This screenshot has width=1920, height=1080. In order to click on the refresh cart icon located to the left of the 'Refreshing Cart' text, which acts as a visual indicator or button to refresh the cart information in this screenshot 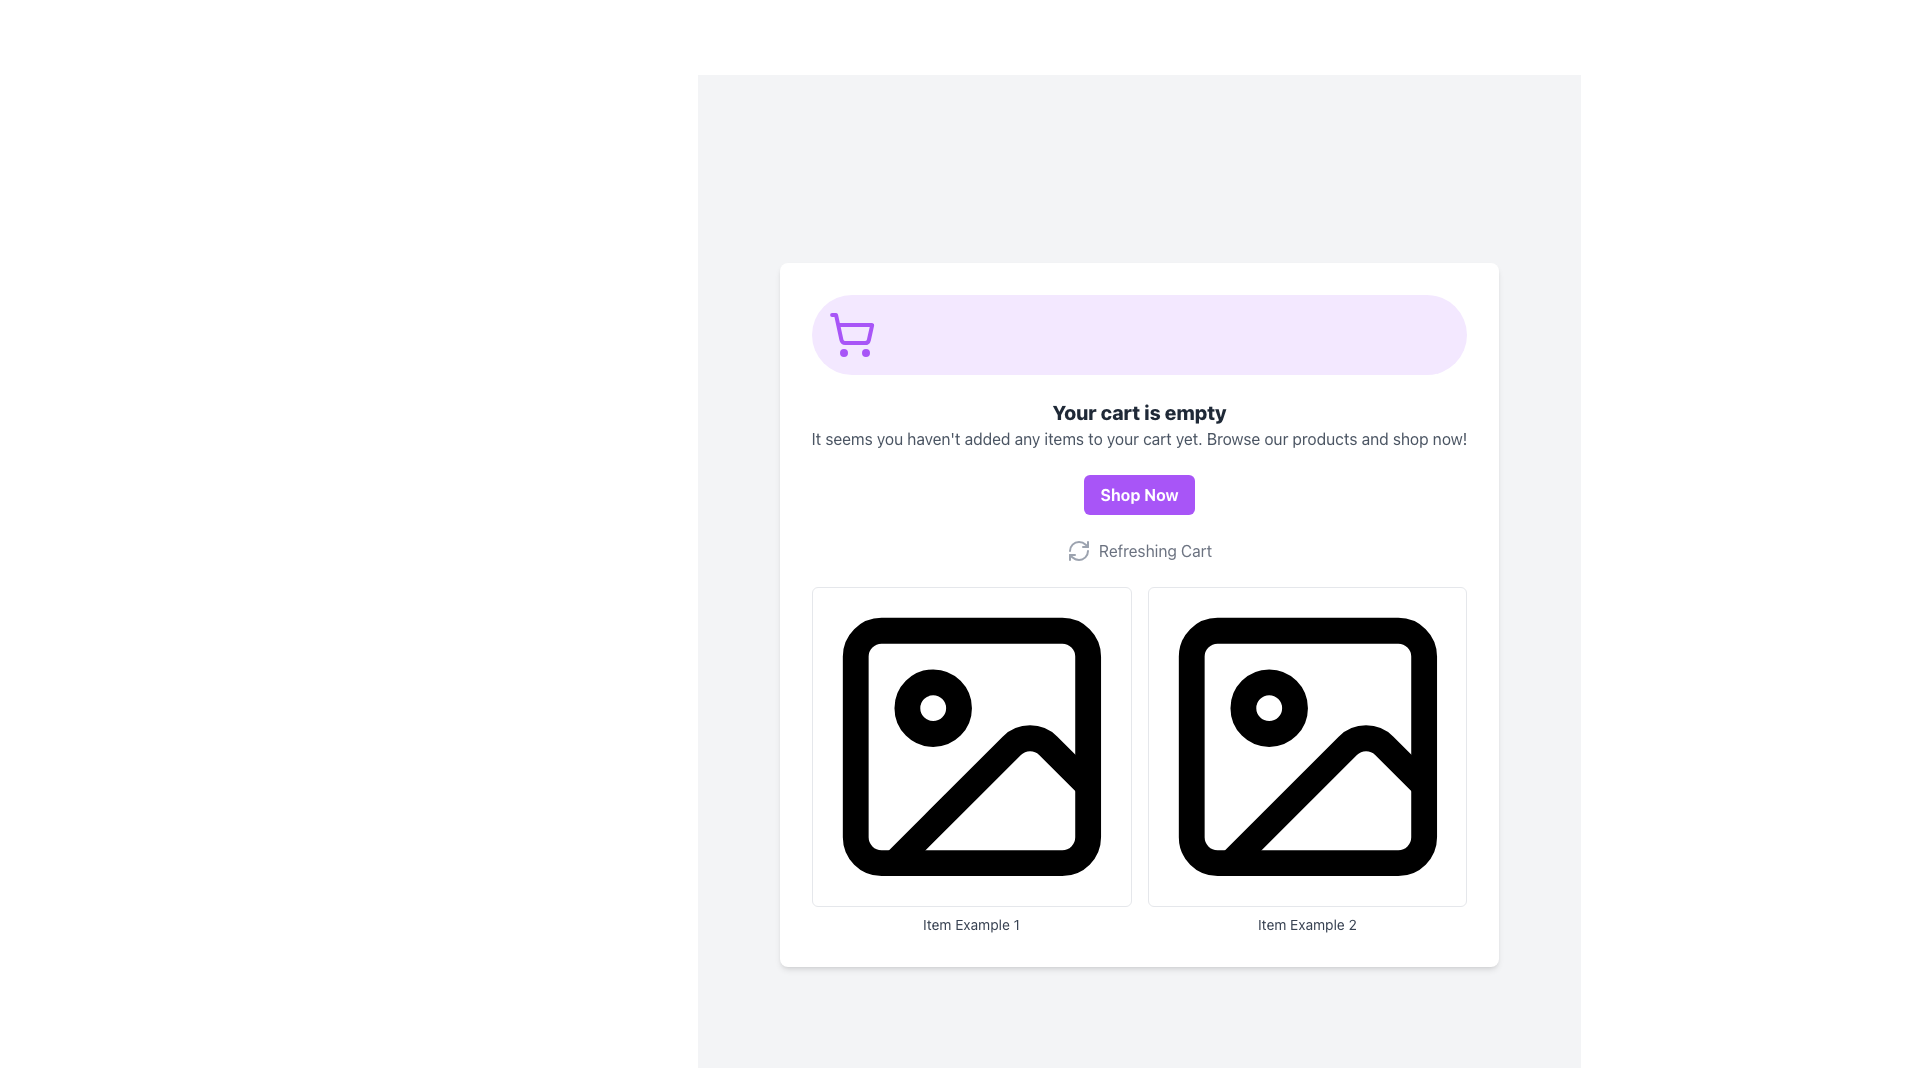, I will do `click(1077, 551)`.